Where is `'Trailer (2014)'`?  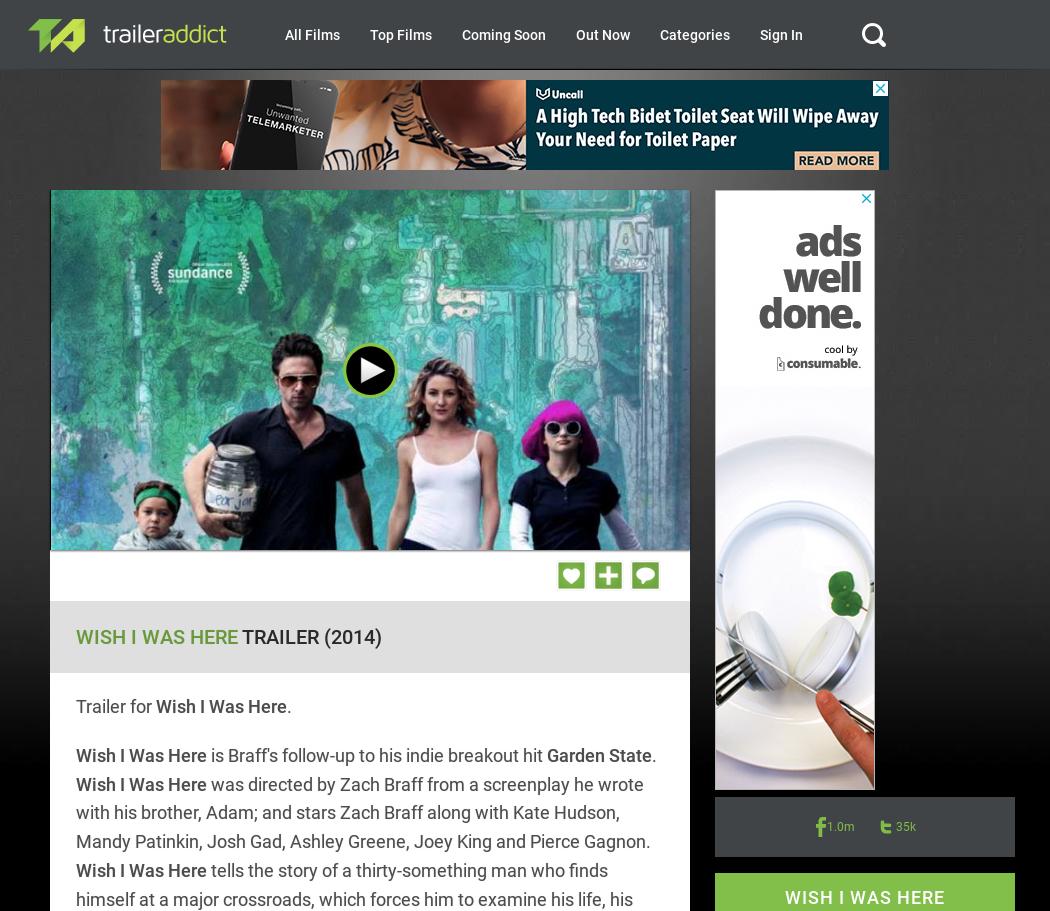
'Trailer (2014)' is located at coordinates (309, 636).